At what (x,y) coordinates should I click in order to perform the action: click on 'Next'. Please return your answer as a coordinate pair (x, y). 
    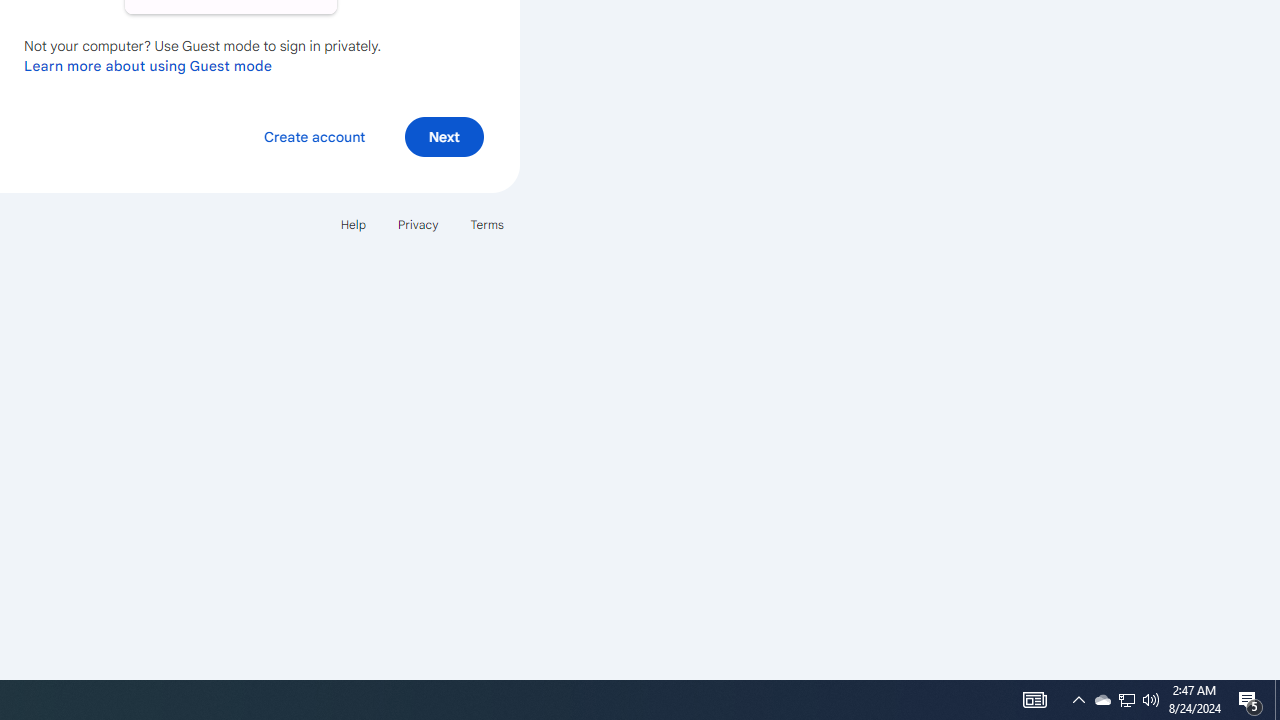
    Looking at the image, I should click on (443, 135).